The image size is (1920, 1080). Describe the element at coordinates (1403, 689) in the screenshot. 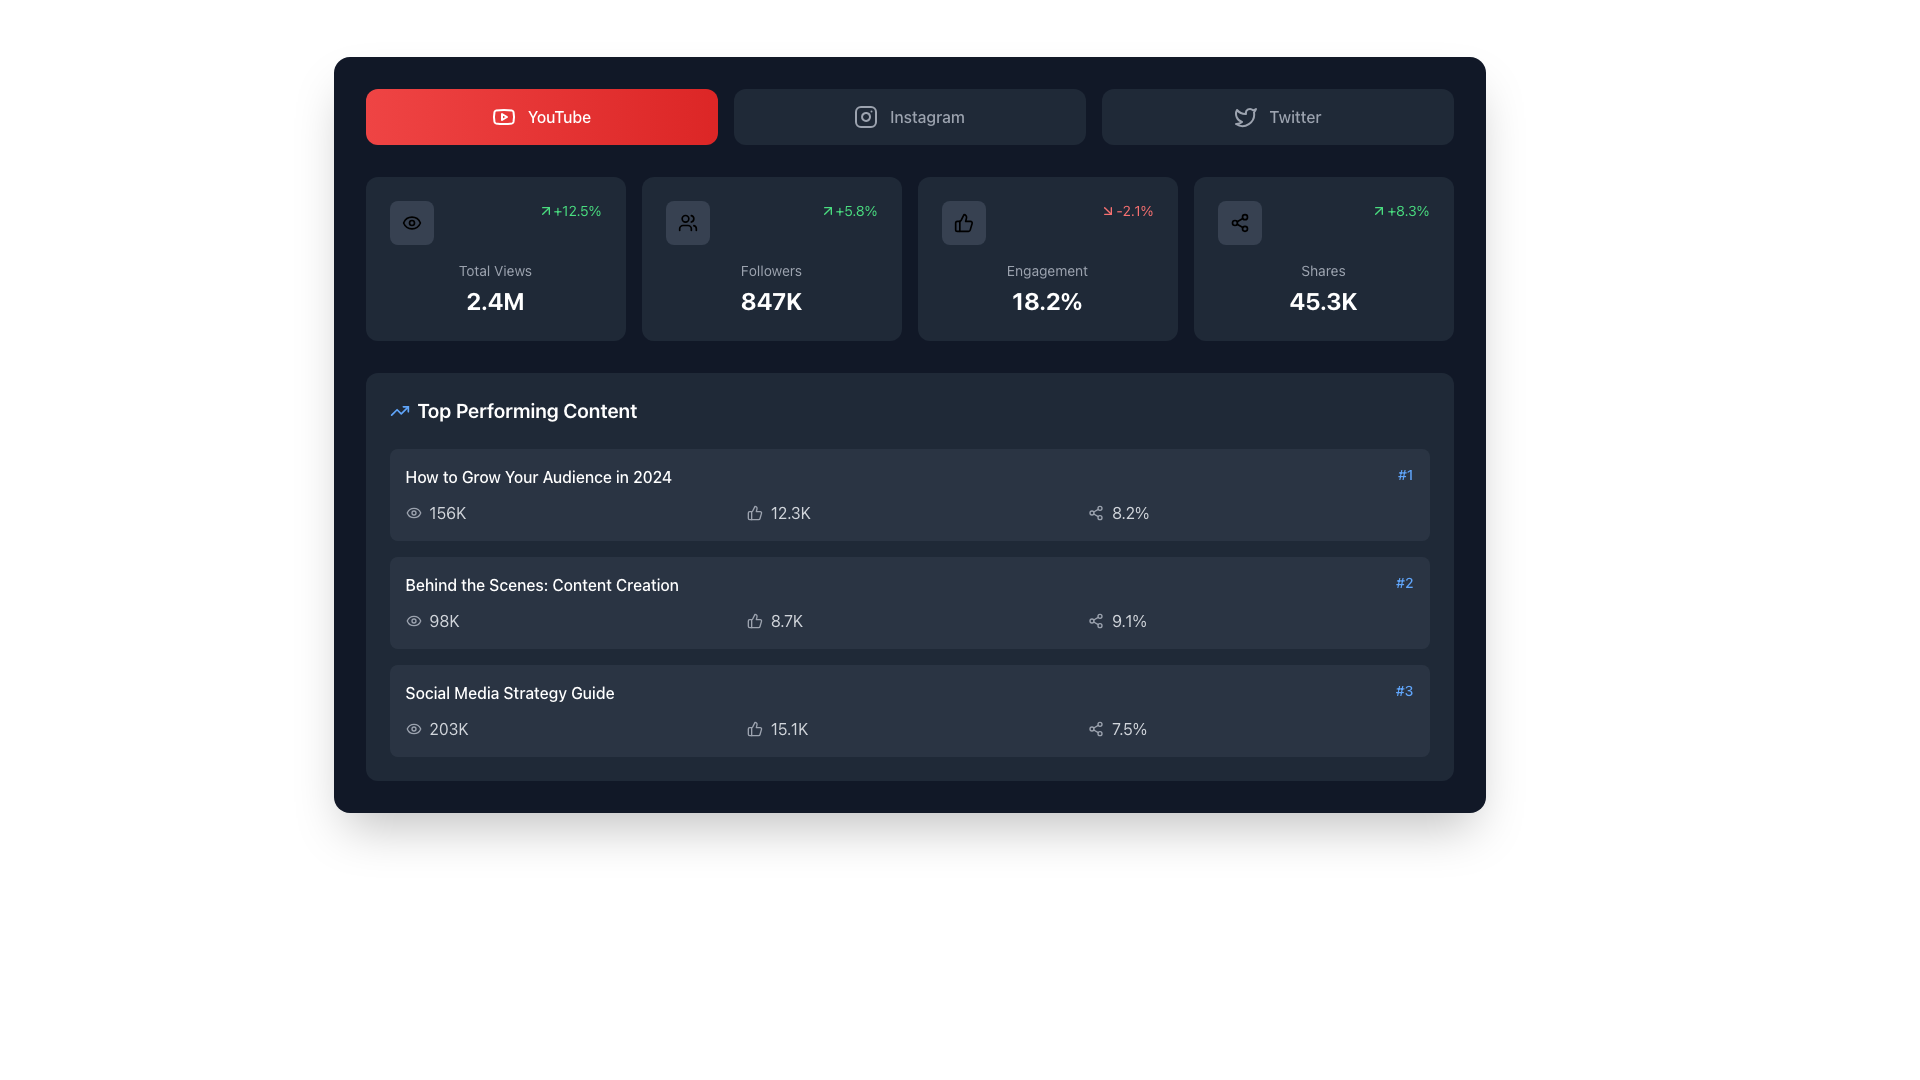

I see `the text label displaying '#3' in blue color, which is positioned beneath the list items '#1' and '#2' and adjacent to the title 'Social Media Strategy Guide'` at that location.